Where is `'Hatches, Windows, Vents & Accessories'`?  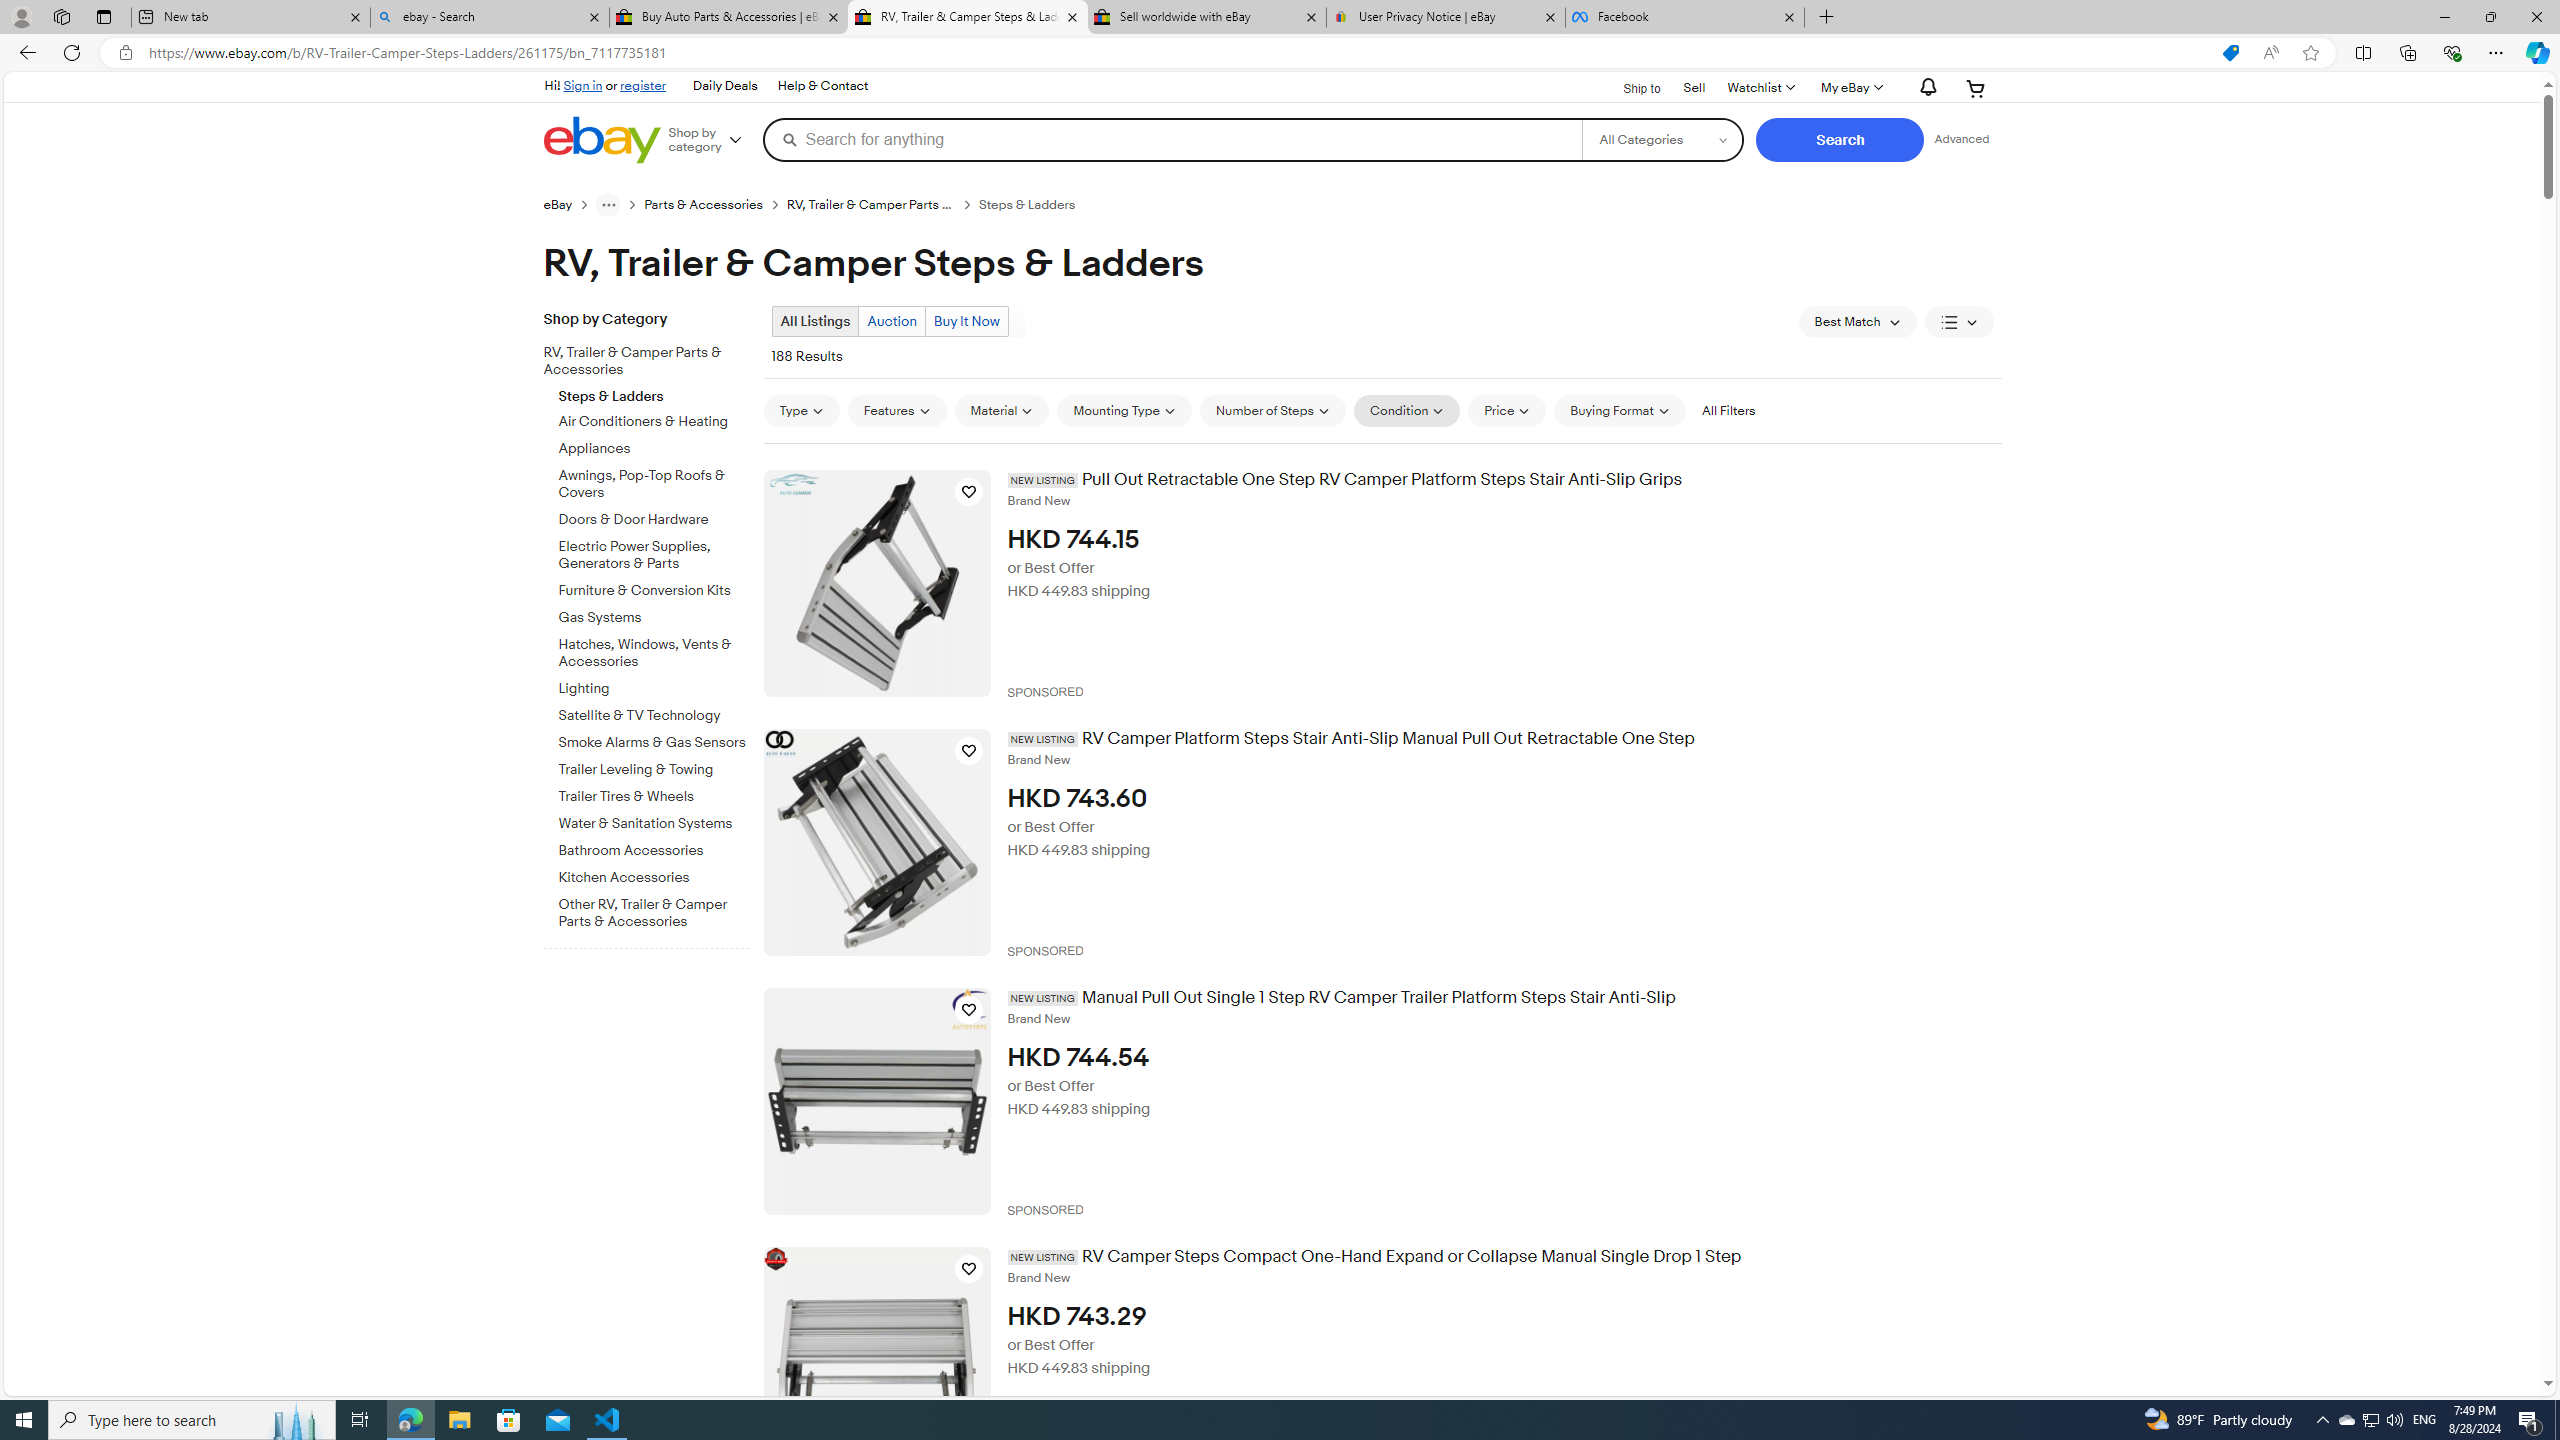
'Hatches, Windows, Vents & Accessories' is located at coordinates (653, 650).